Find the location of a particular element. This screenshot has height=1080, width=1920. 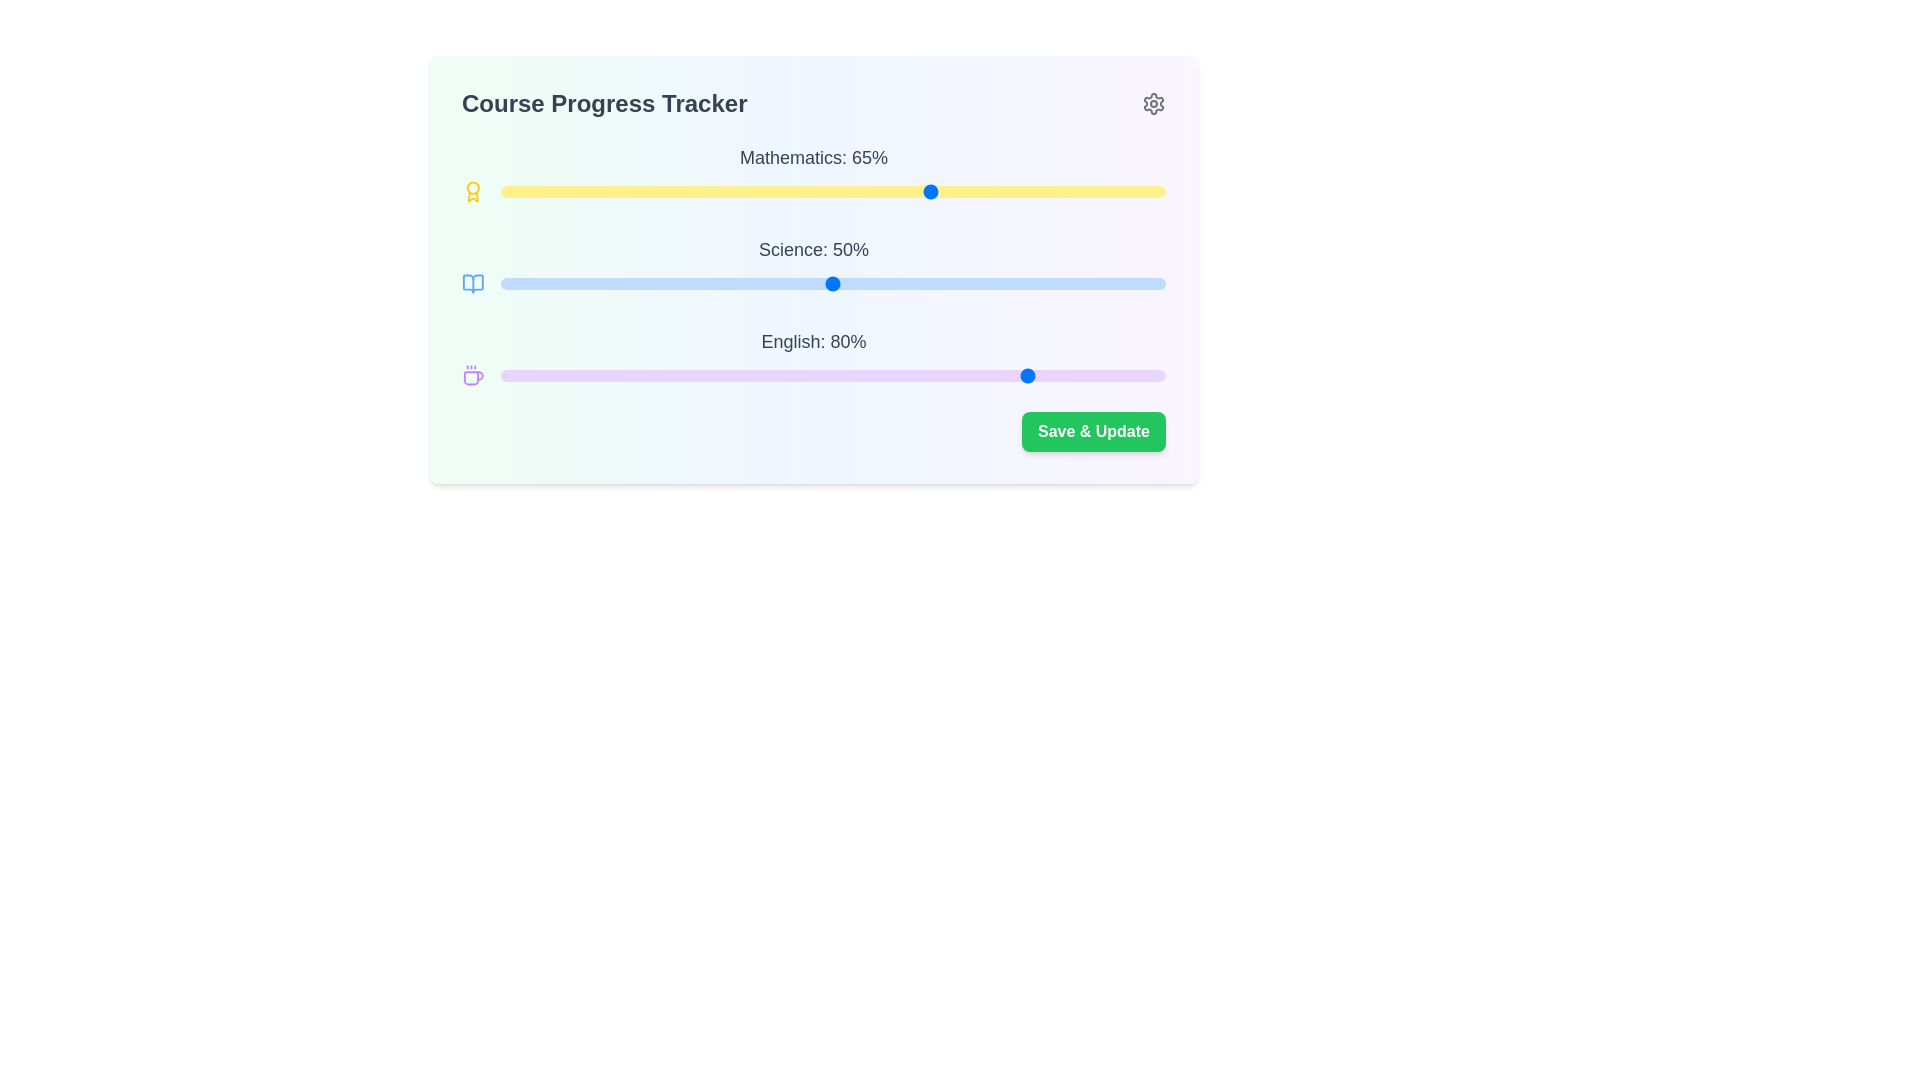

the mathematics progress slider is located at coordinates (540, 192).